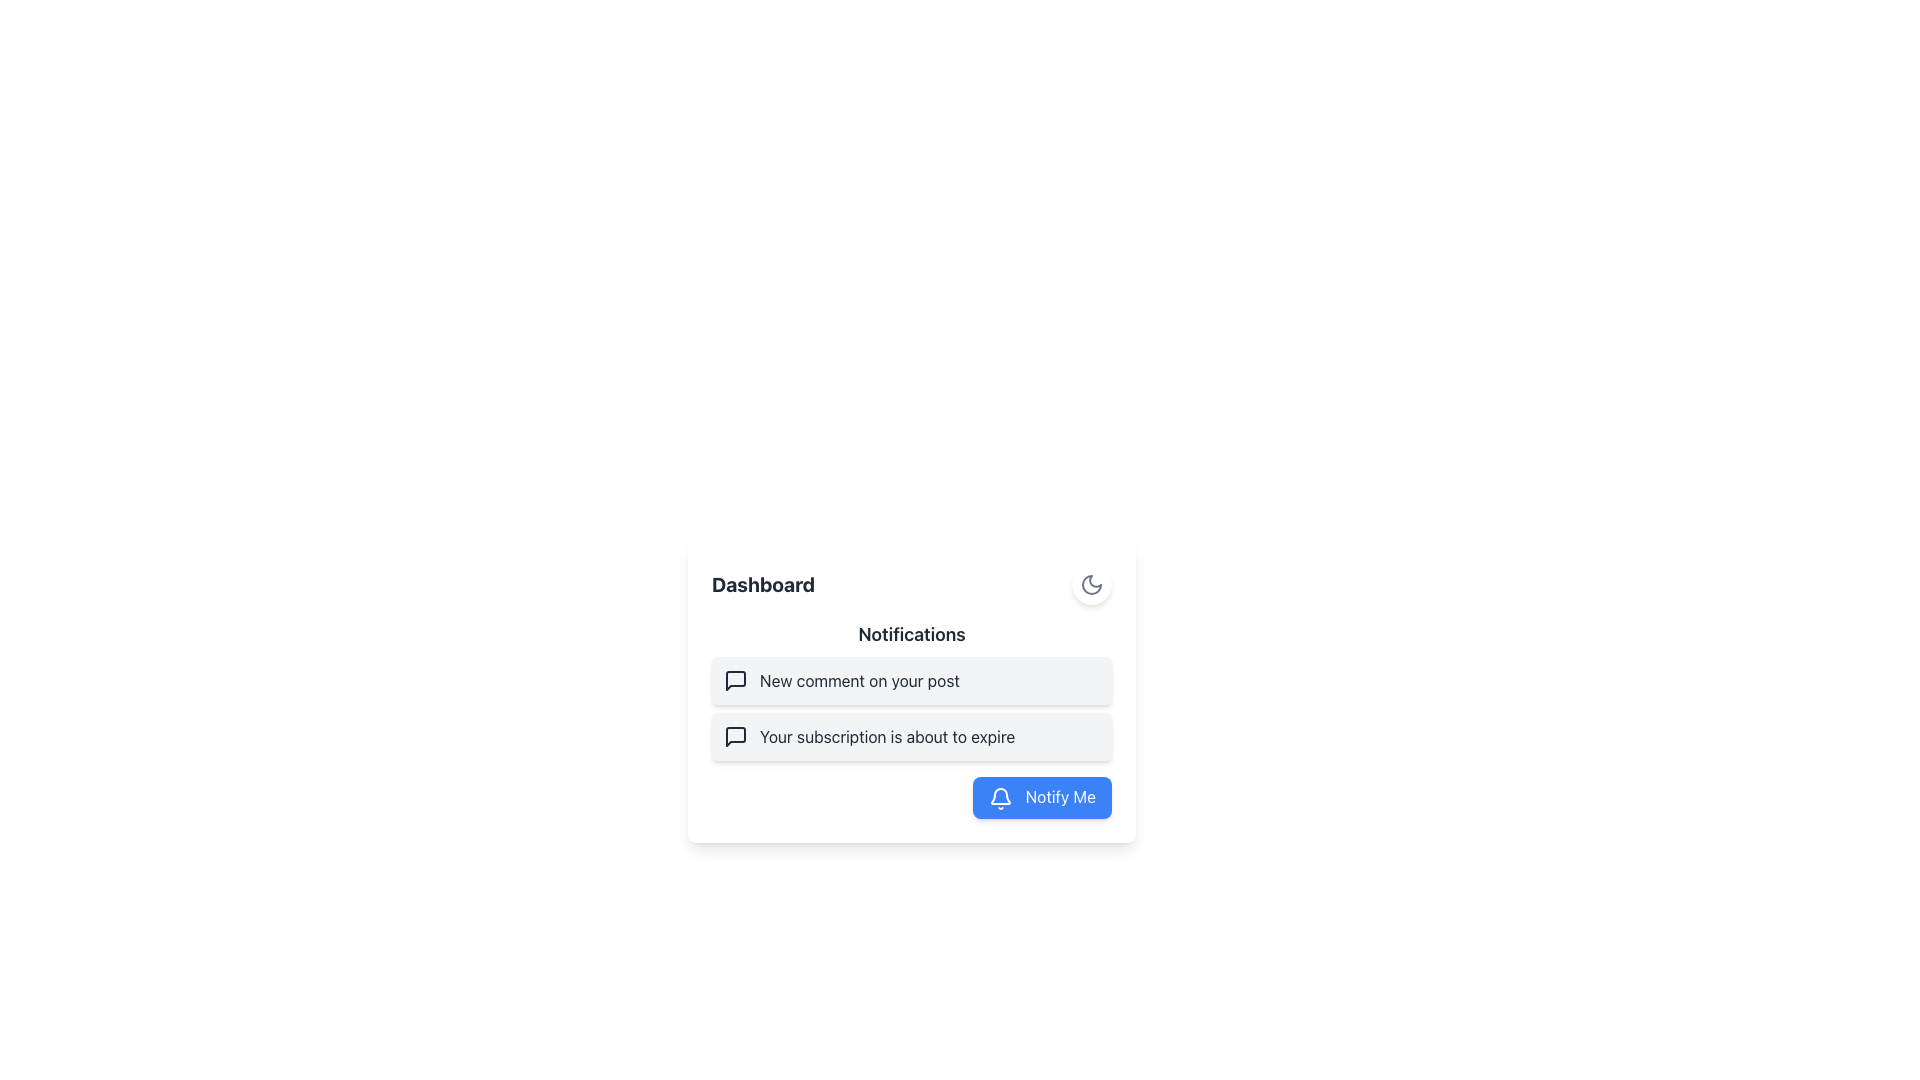  Describe the element at coordinates (1090, 585) in the screenshot. I see `the crescent moon shape vector graphic element in the top-right corner of the notification card within the dashboard interface` at that location.